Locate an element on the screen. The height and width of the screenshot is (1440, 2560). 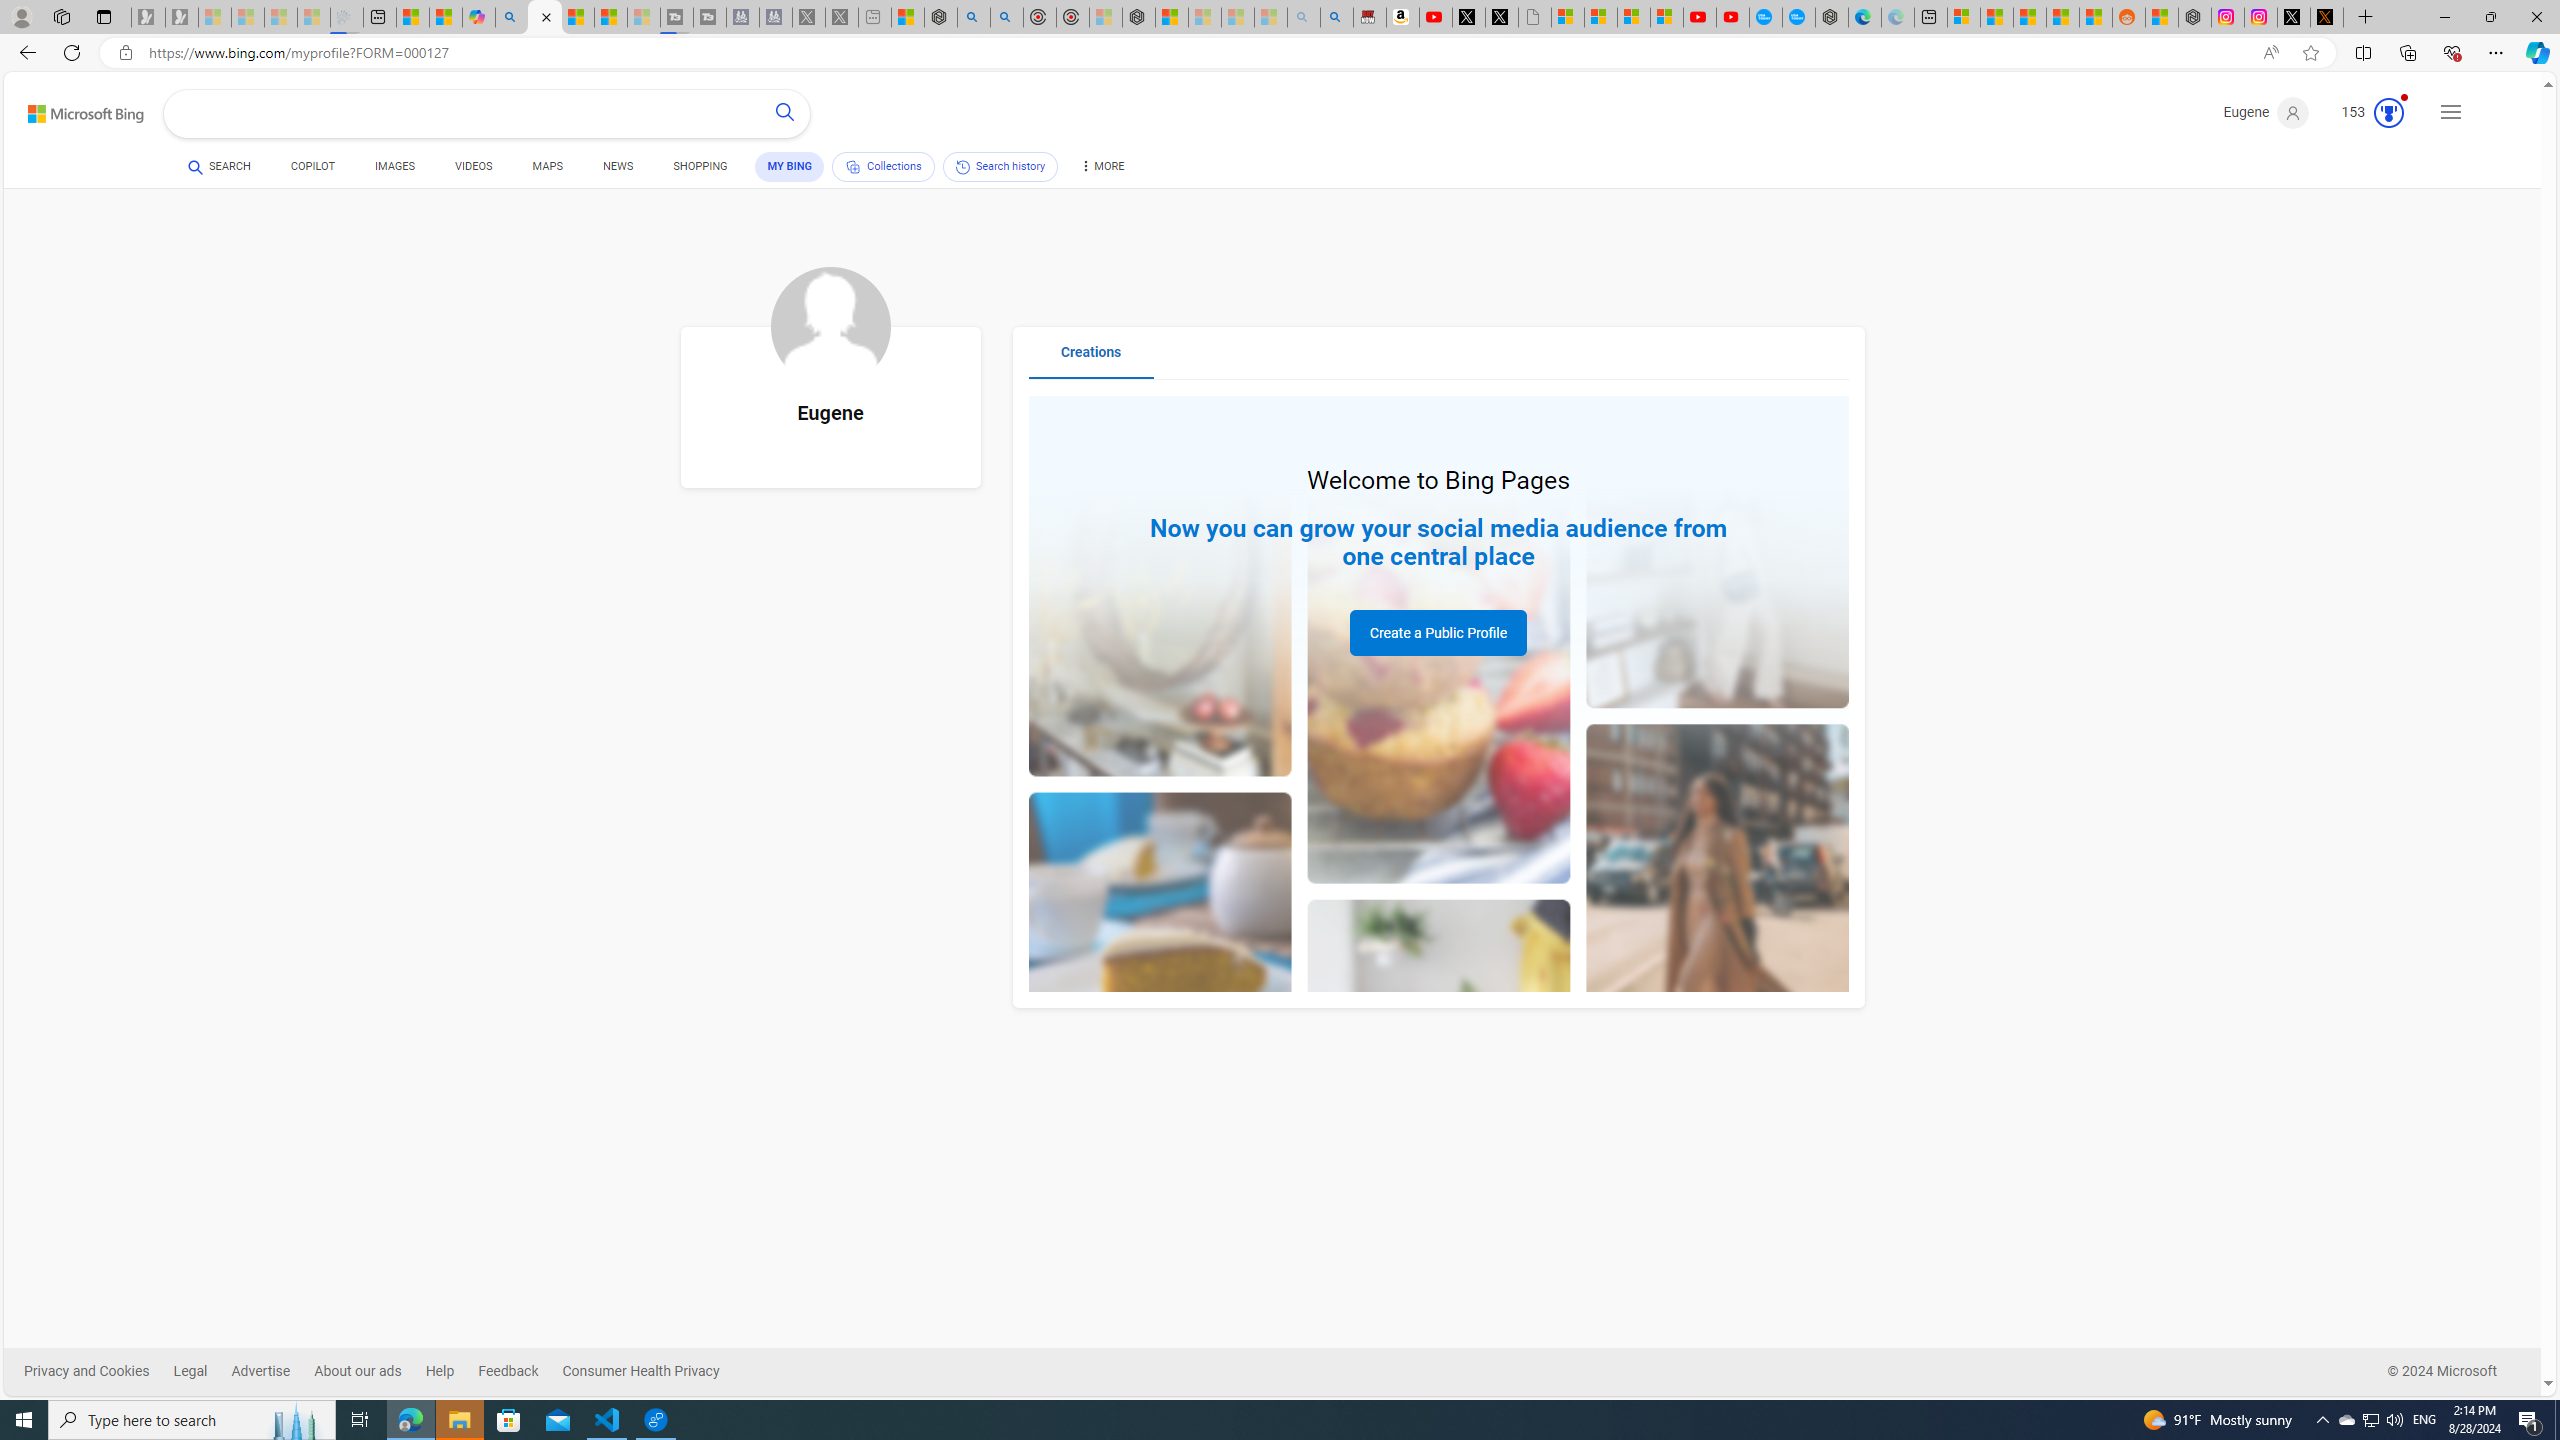
'VIDEOS' is located at coordinates (472, 168).